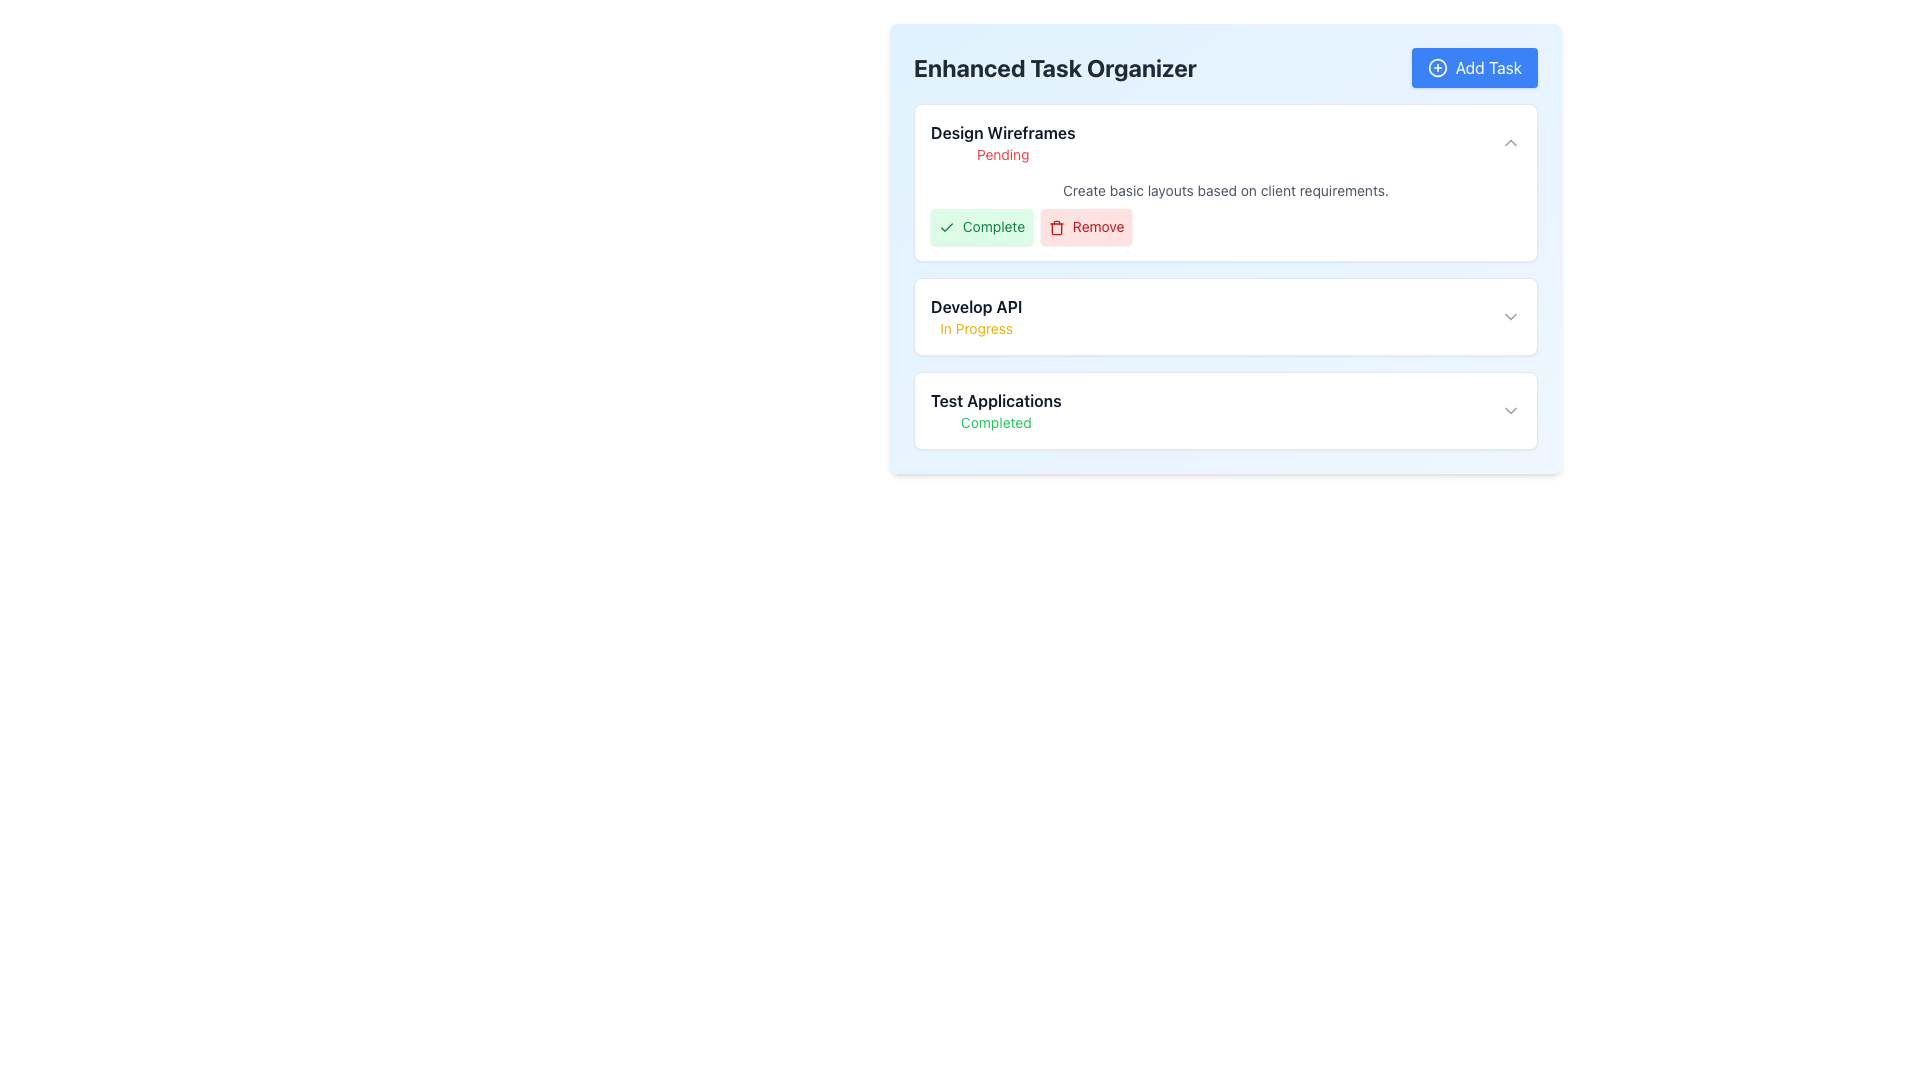 The height and width of the screenshot is (1080, 1920). What do you see at coordinates (976, 327) in the screenshot?
I see `the 'In Progress' text label, which is styled in yellow and serves as a status indicator located below the 'Develop API' task entry` at bounding box center [976, 327].